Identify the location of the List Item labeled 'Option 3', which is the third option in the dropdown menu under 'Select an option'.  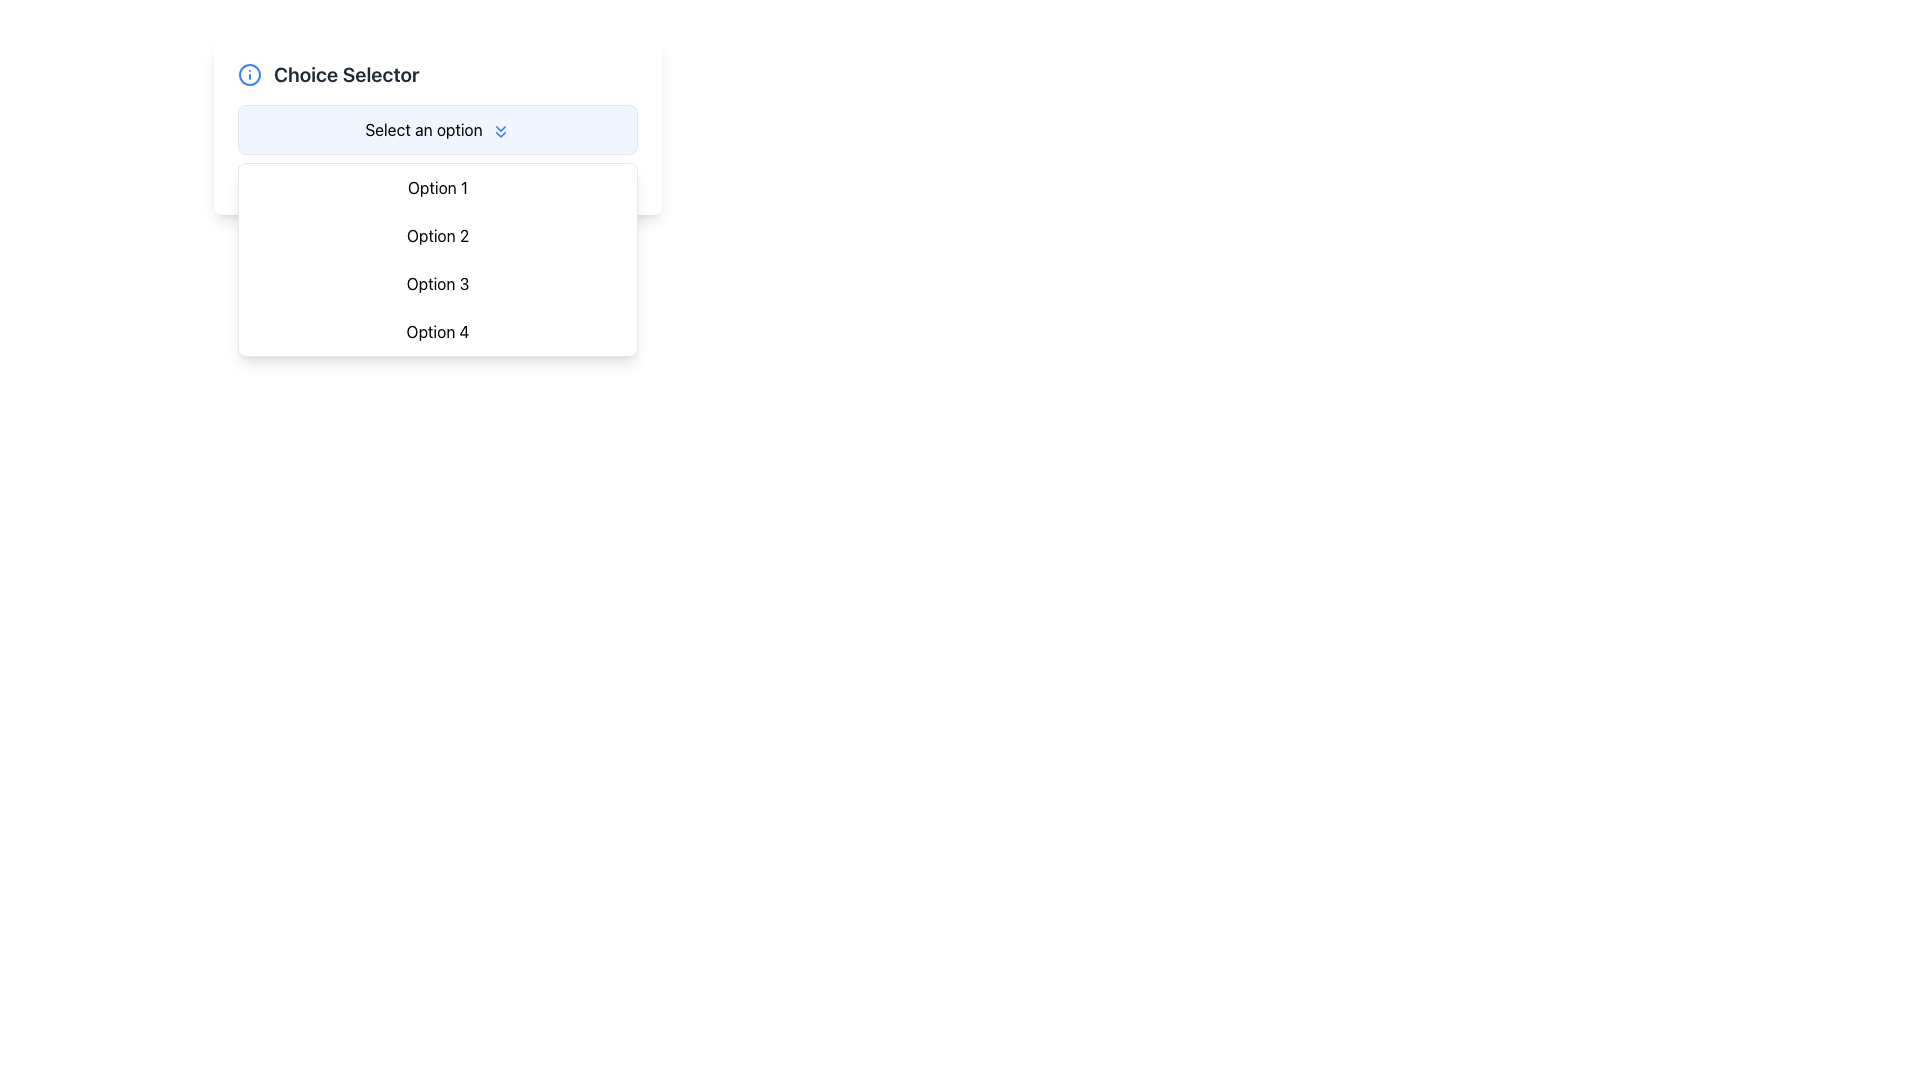
(436, 284).